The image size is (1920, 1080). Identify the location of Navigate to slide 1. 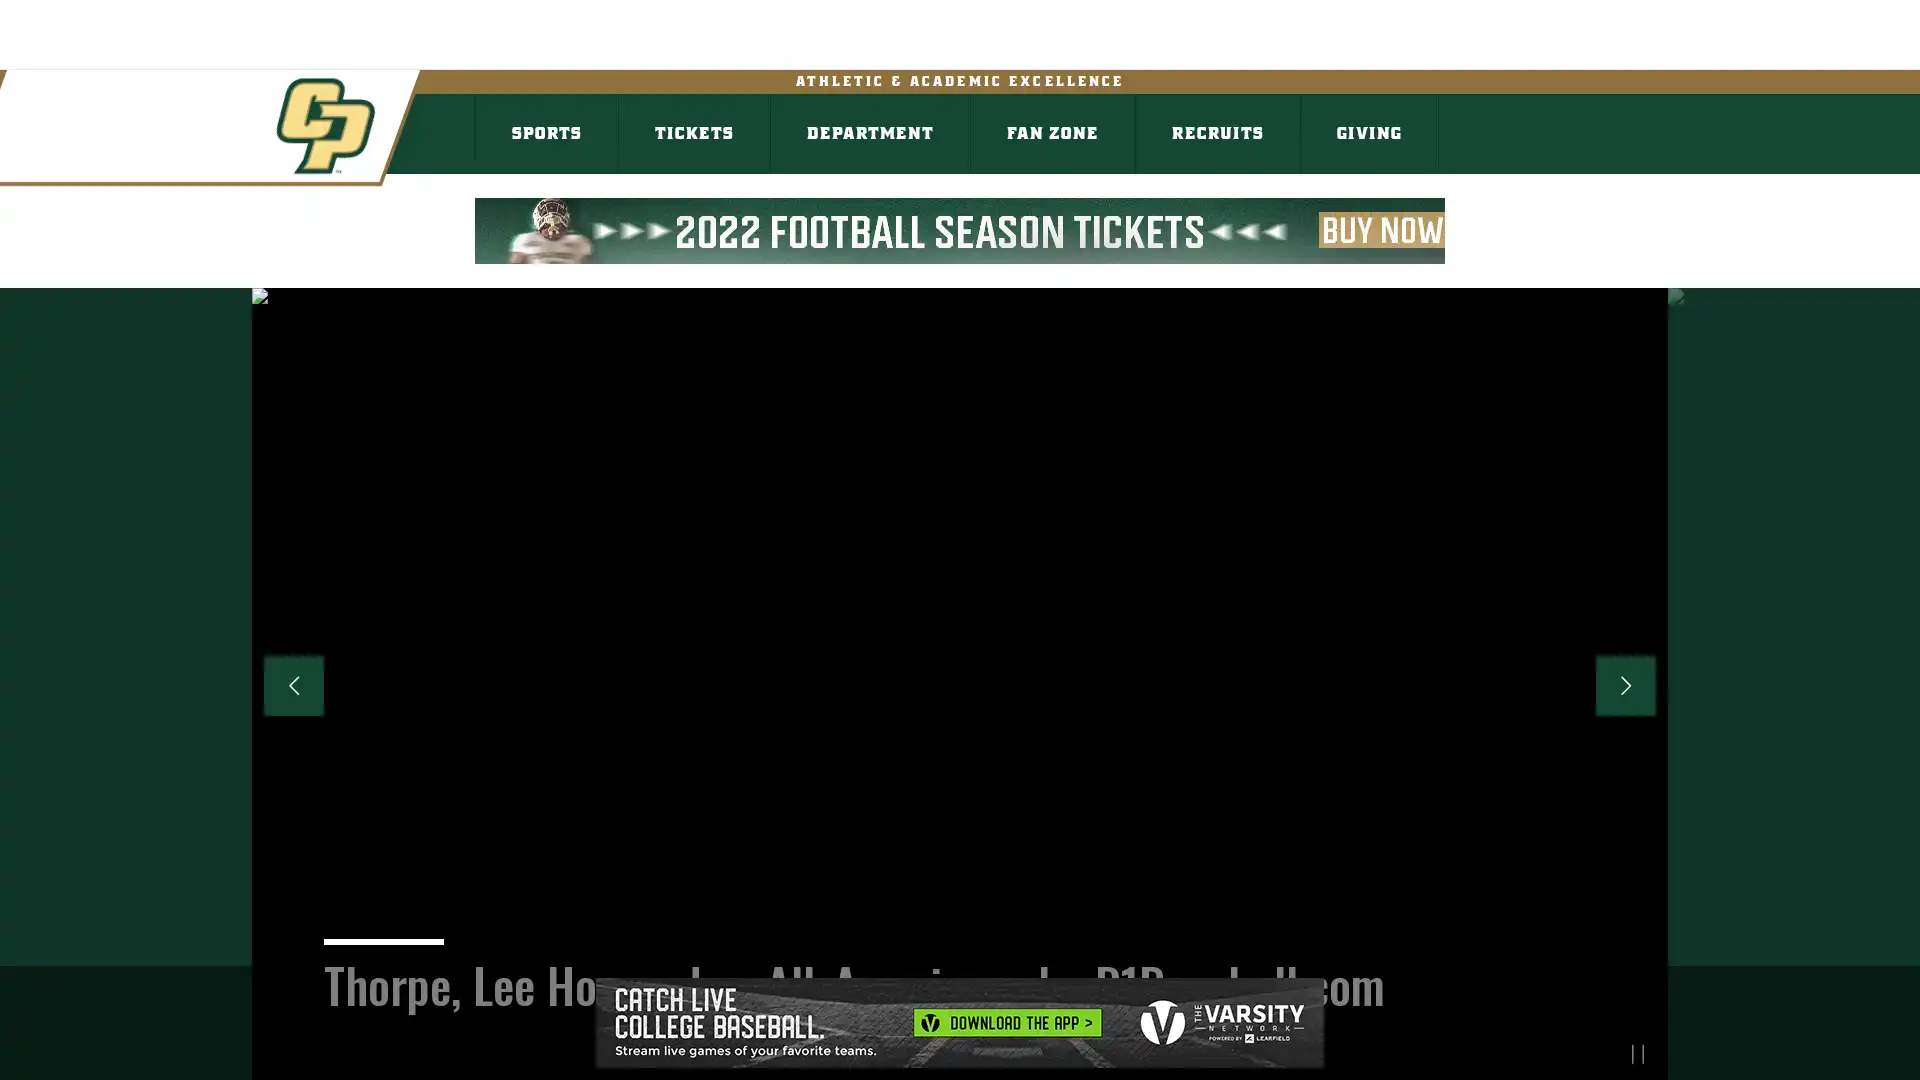
(869, 1052).